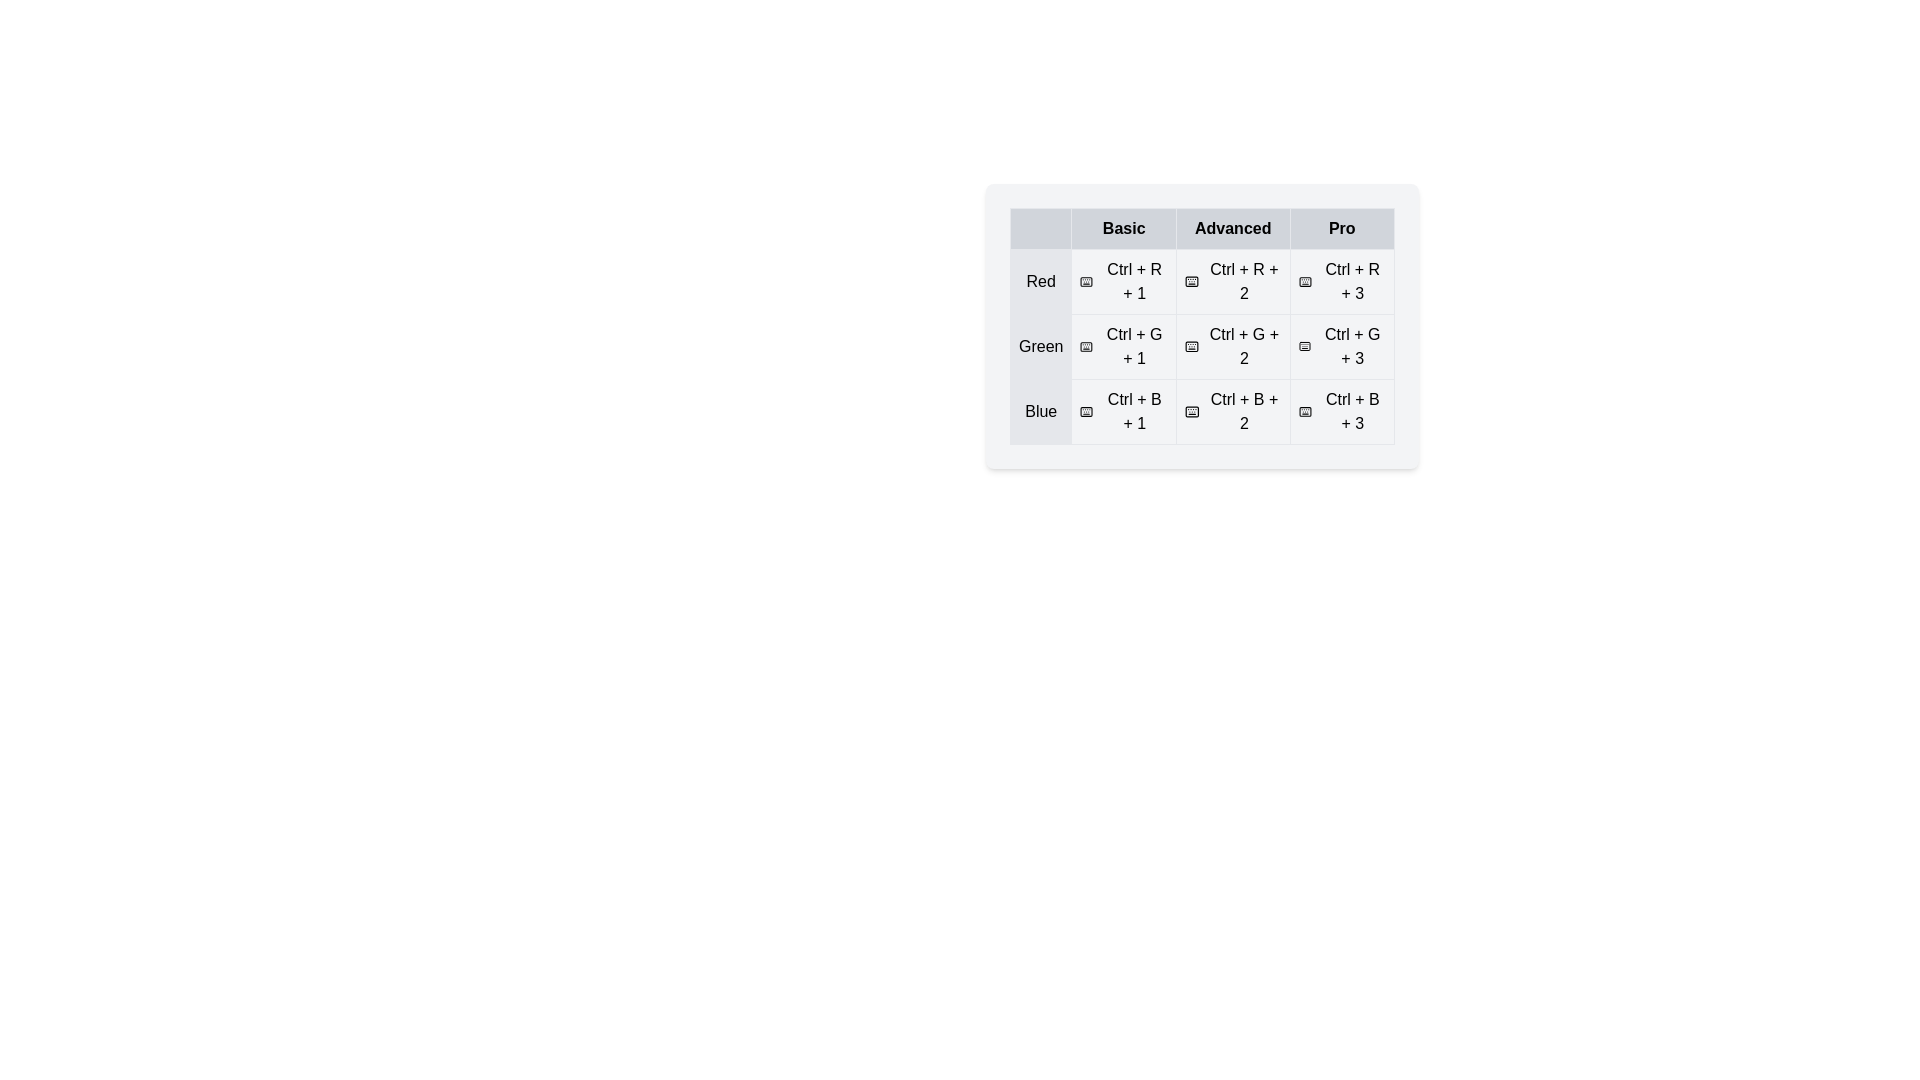  I want to click on the static text display indicating a keyboard combination in the 'Advanced' column under the 'Red' row, so click(1201, 281).